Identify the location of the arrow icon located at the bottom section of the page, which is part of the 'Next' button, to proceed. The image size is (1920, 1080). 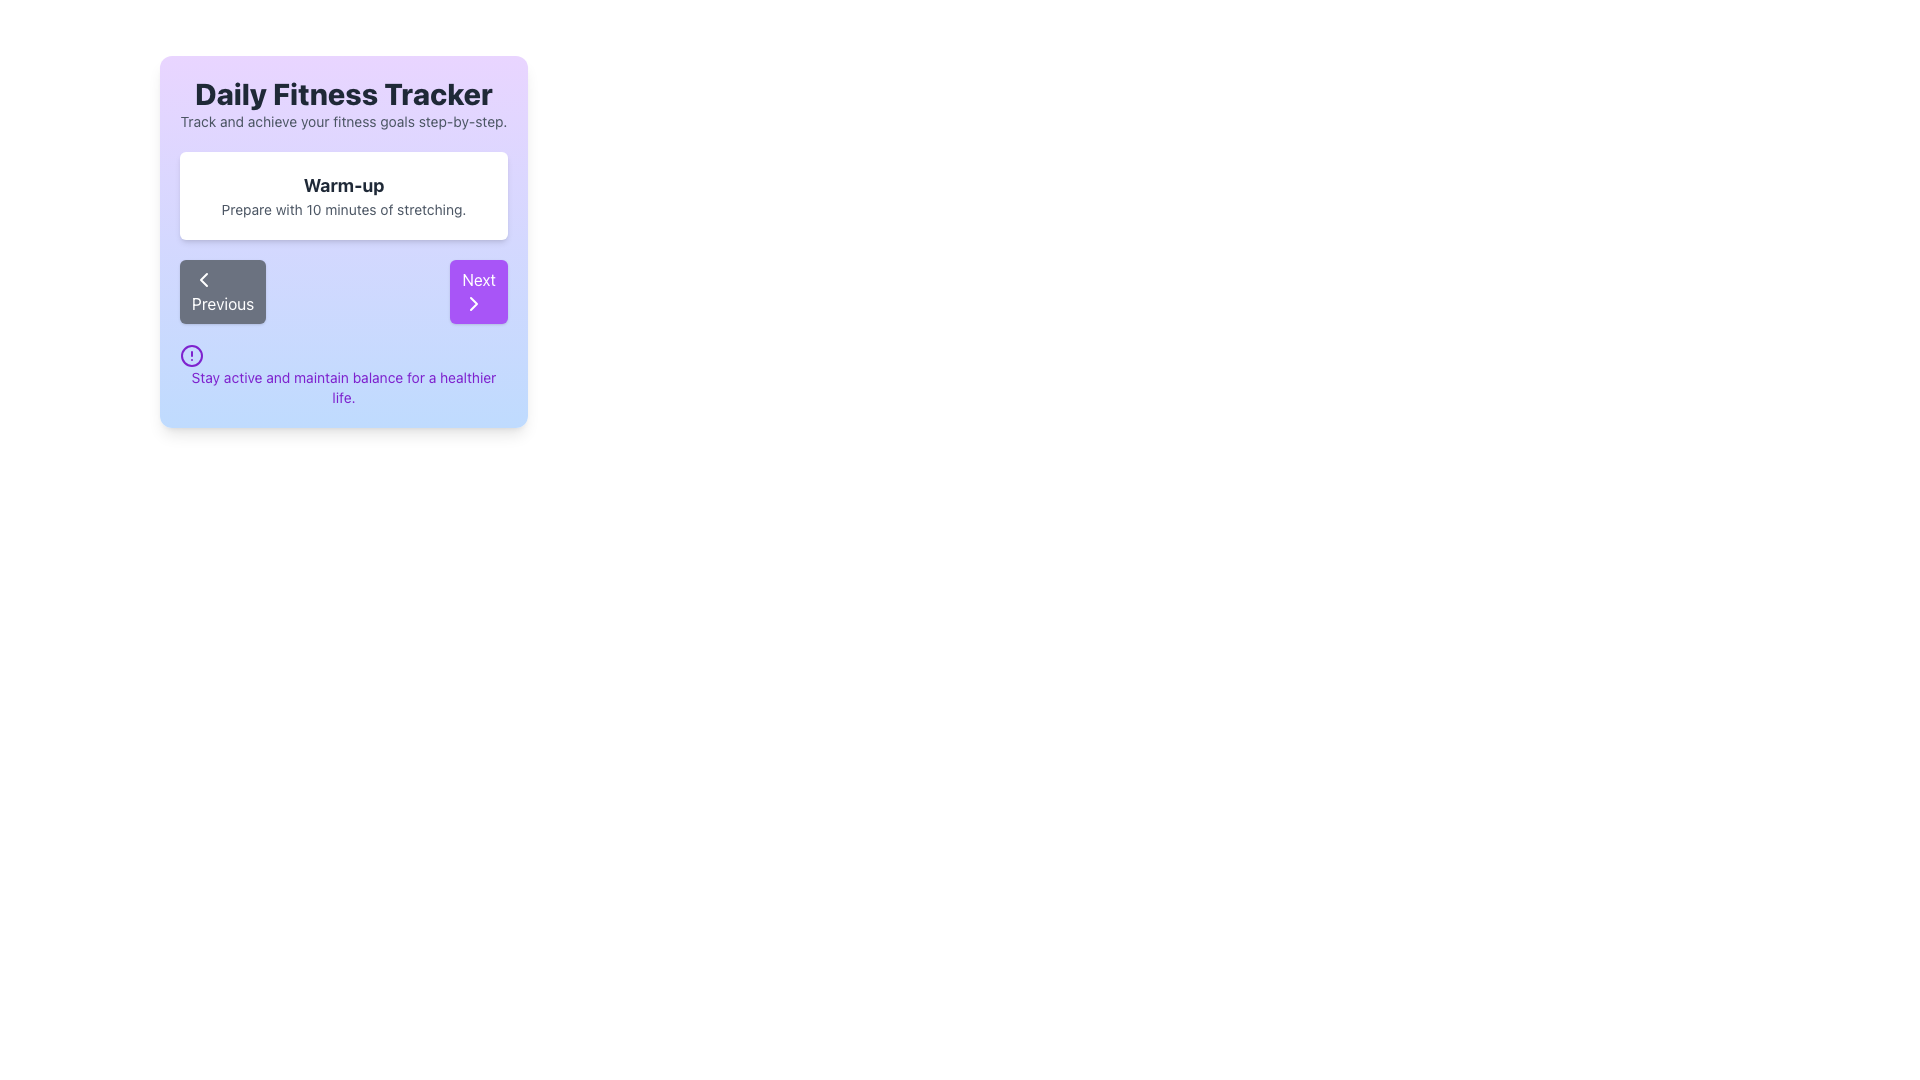
(473, 304).